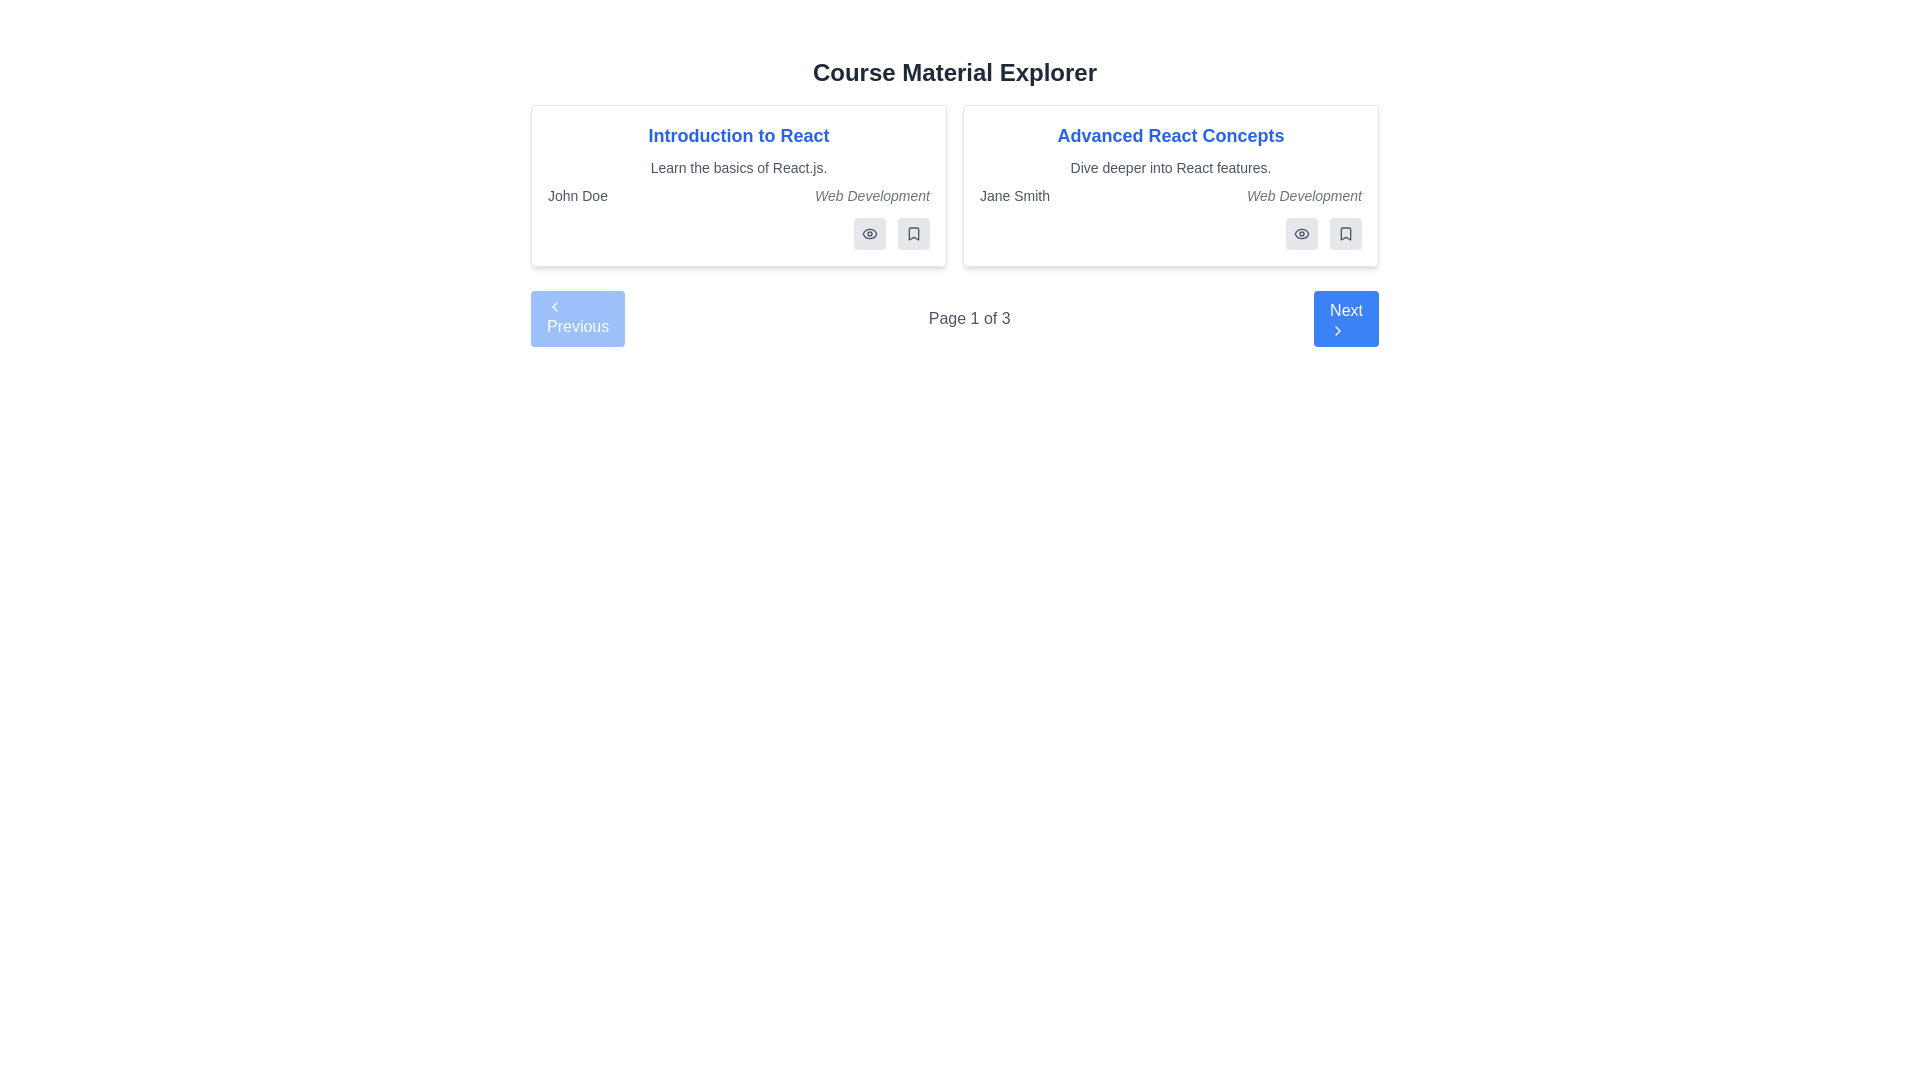  Describe the element at coordinates (1171, 167) in the screenshot. I see `the text label that reads 'Dive deeper into React features.' located in the middle portion of the right card labeled 'Advanced React Concepts.'` at that location.